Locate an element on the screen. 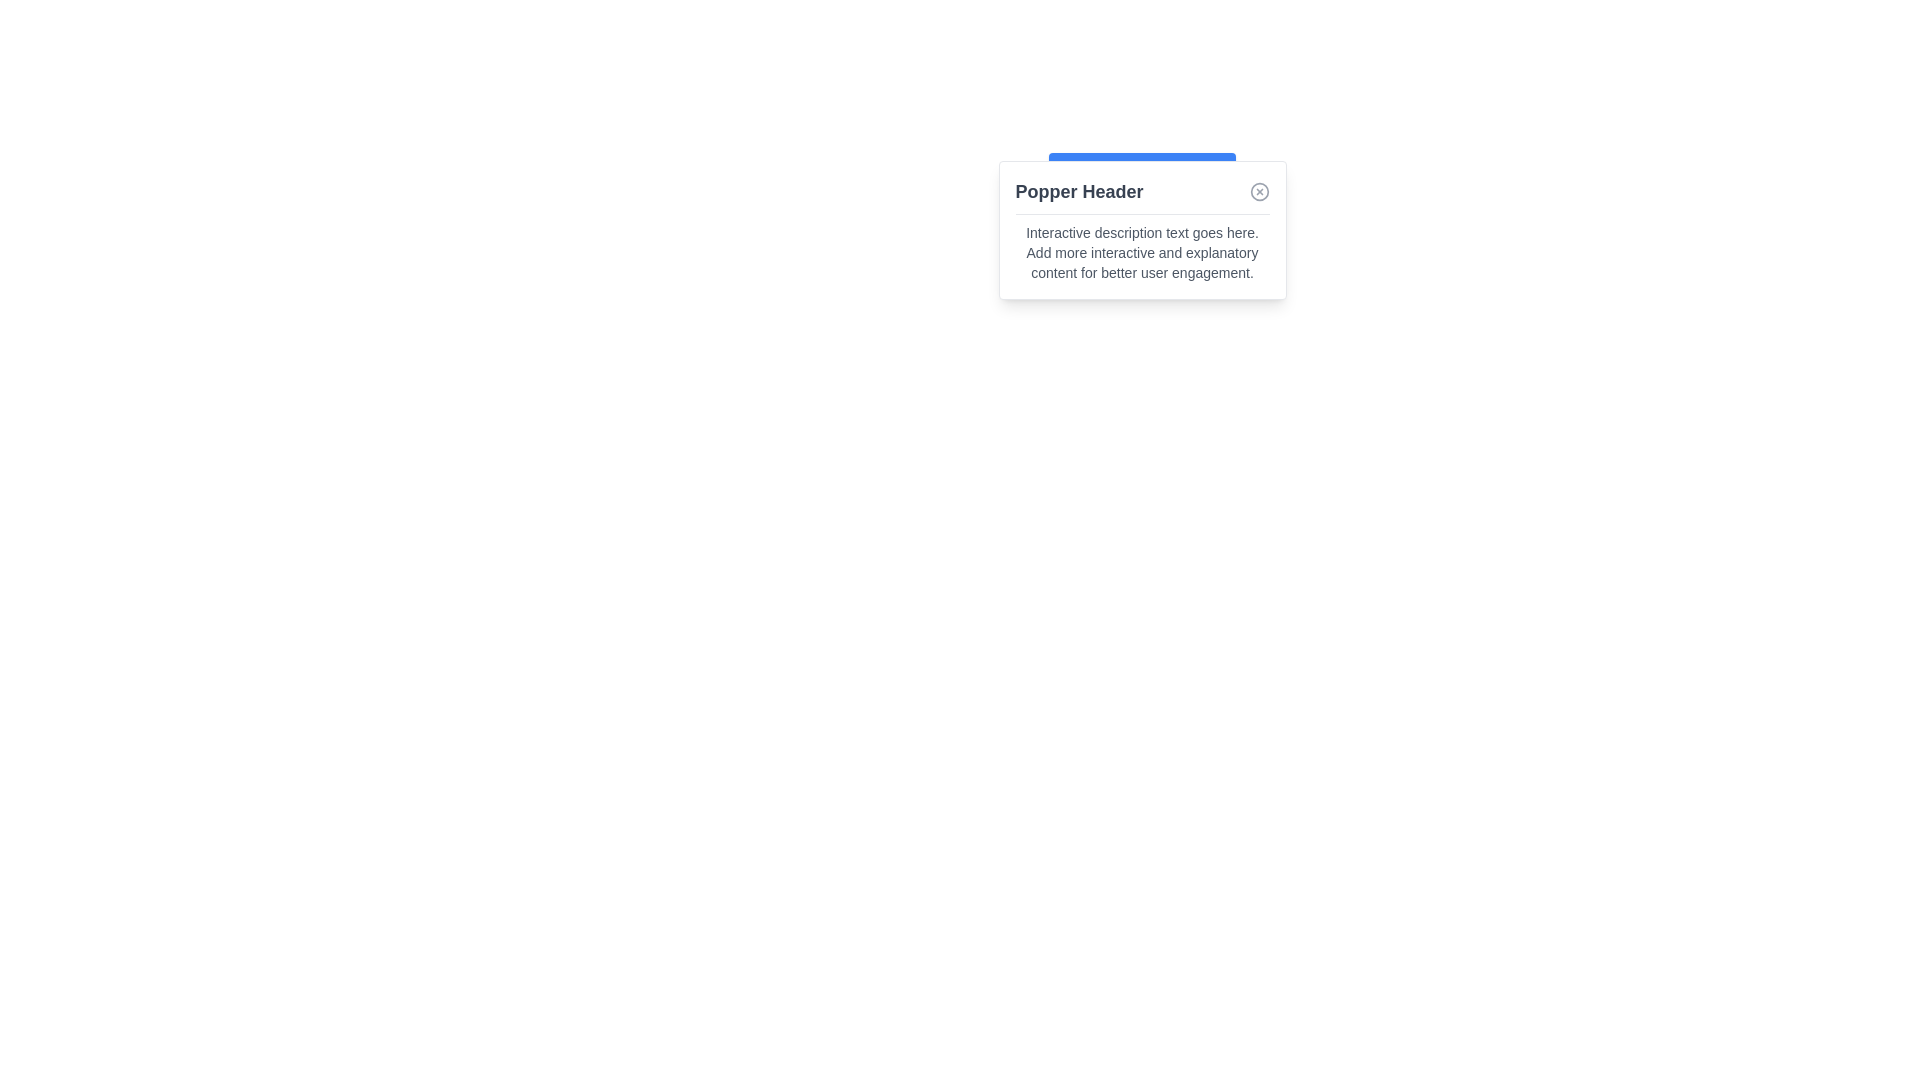  the circular close icon in the top right corner of the modal window, adjacent to the header text 'Popper Header' is located at coordinates (1258, 192).